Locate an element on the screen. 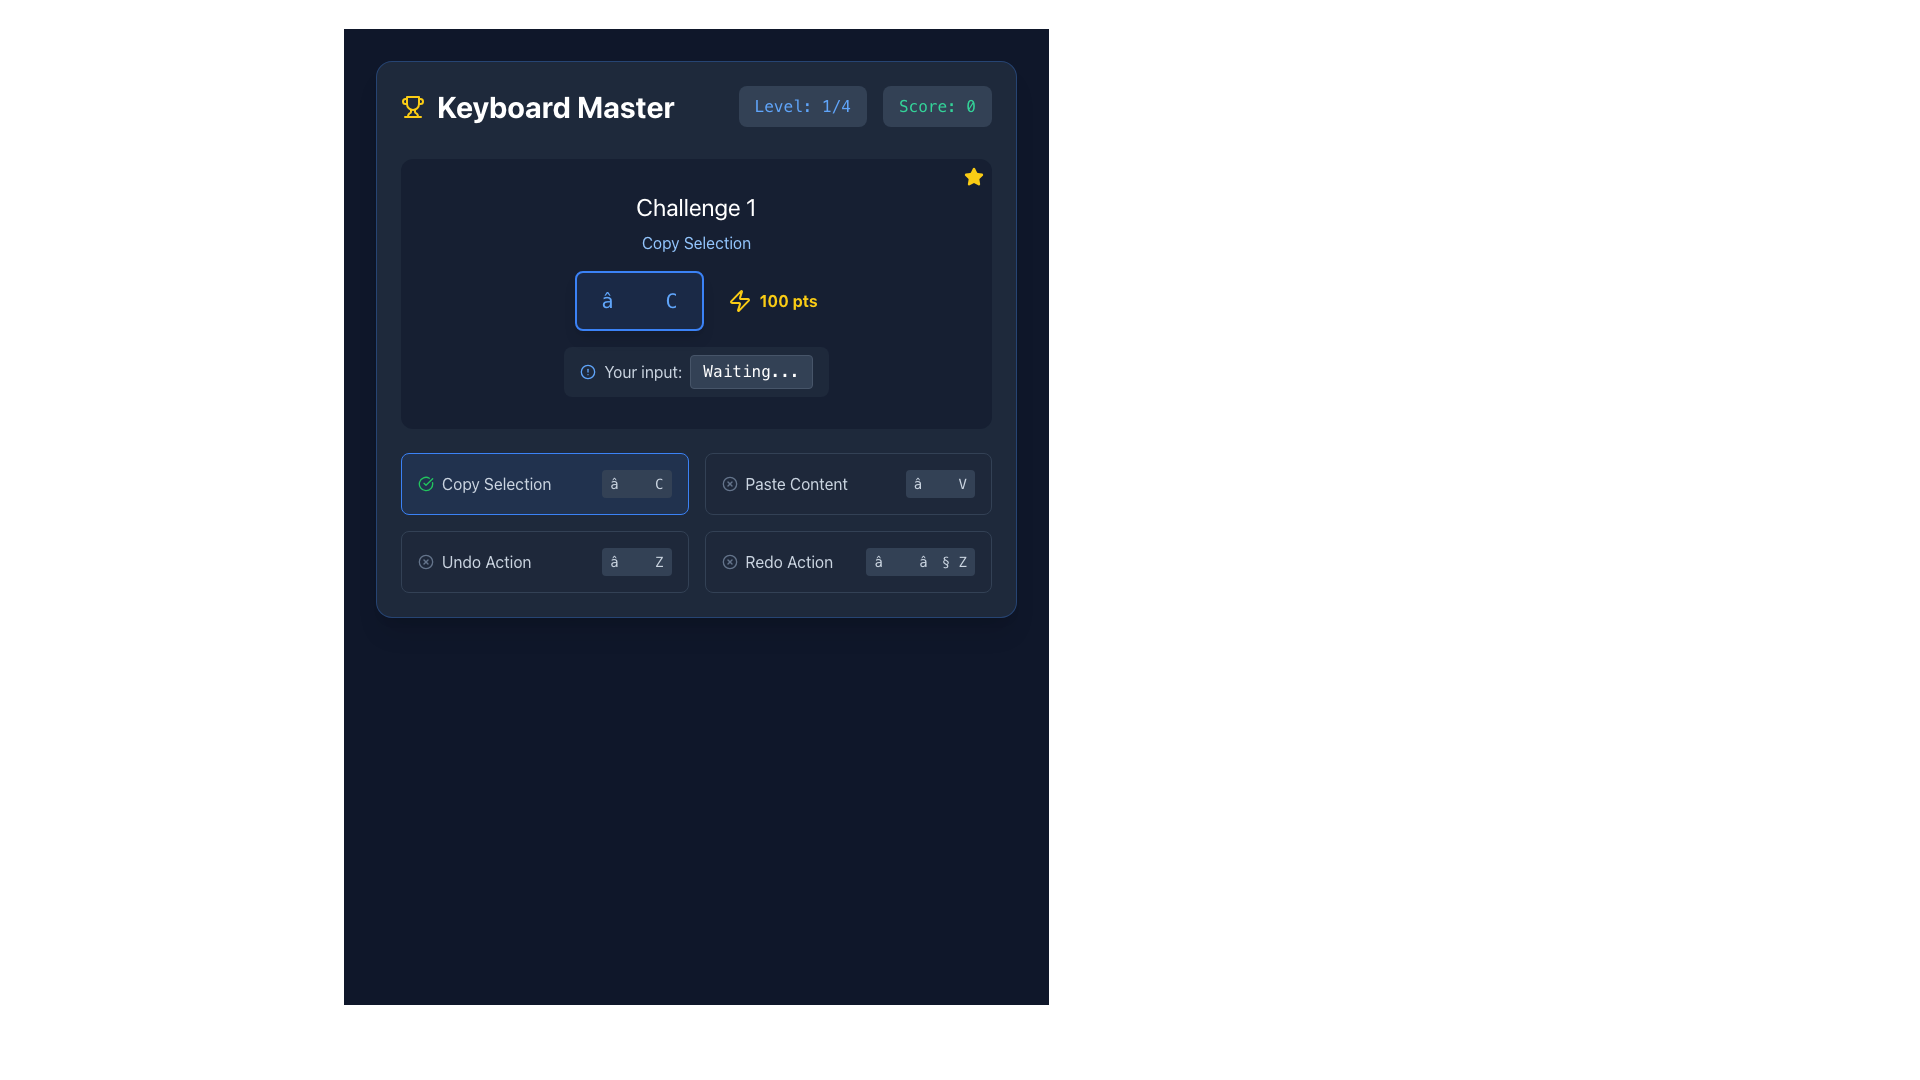  the 'Undo Action' button located in the bottom-left corner of the grid layout is located at coordinates (473, 562).